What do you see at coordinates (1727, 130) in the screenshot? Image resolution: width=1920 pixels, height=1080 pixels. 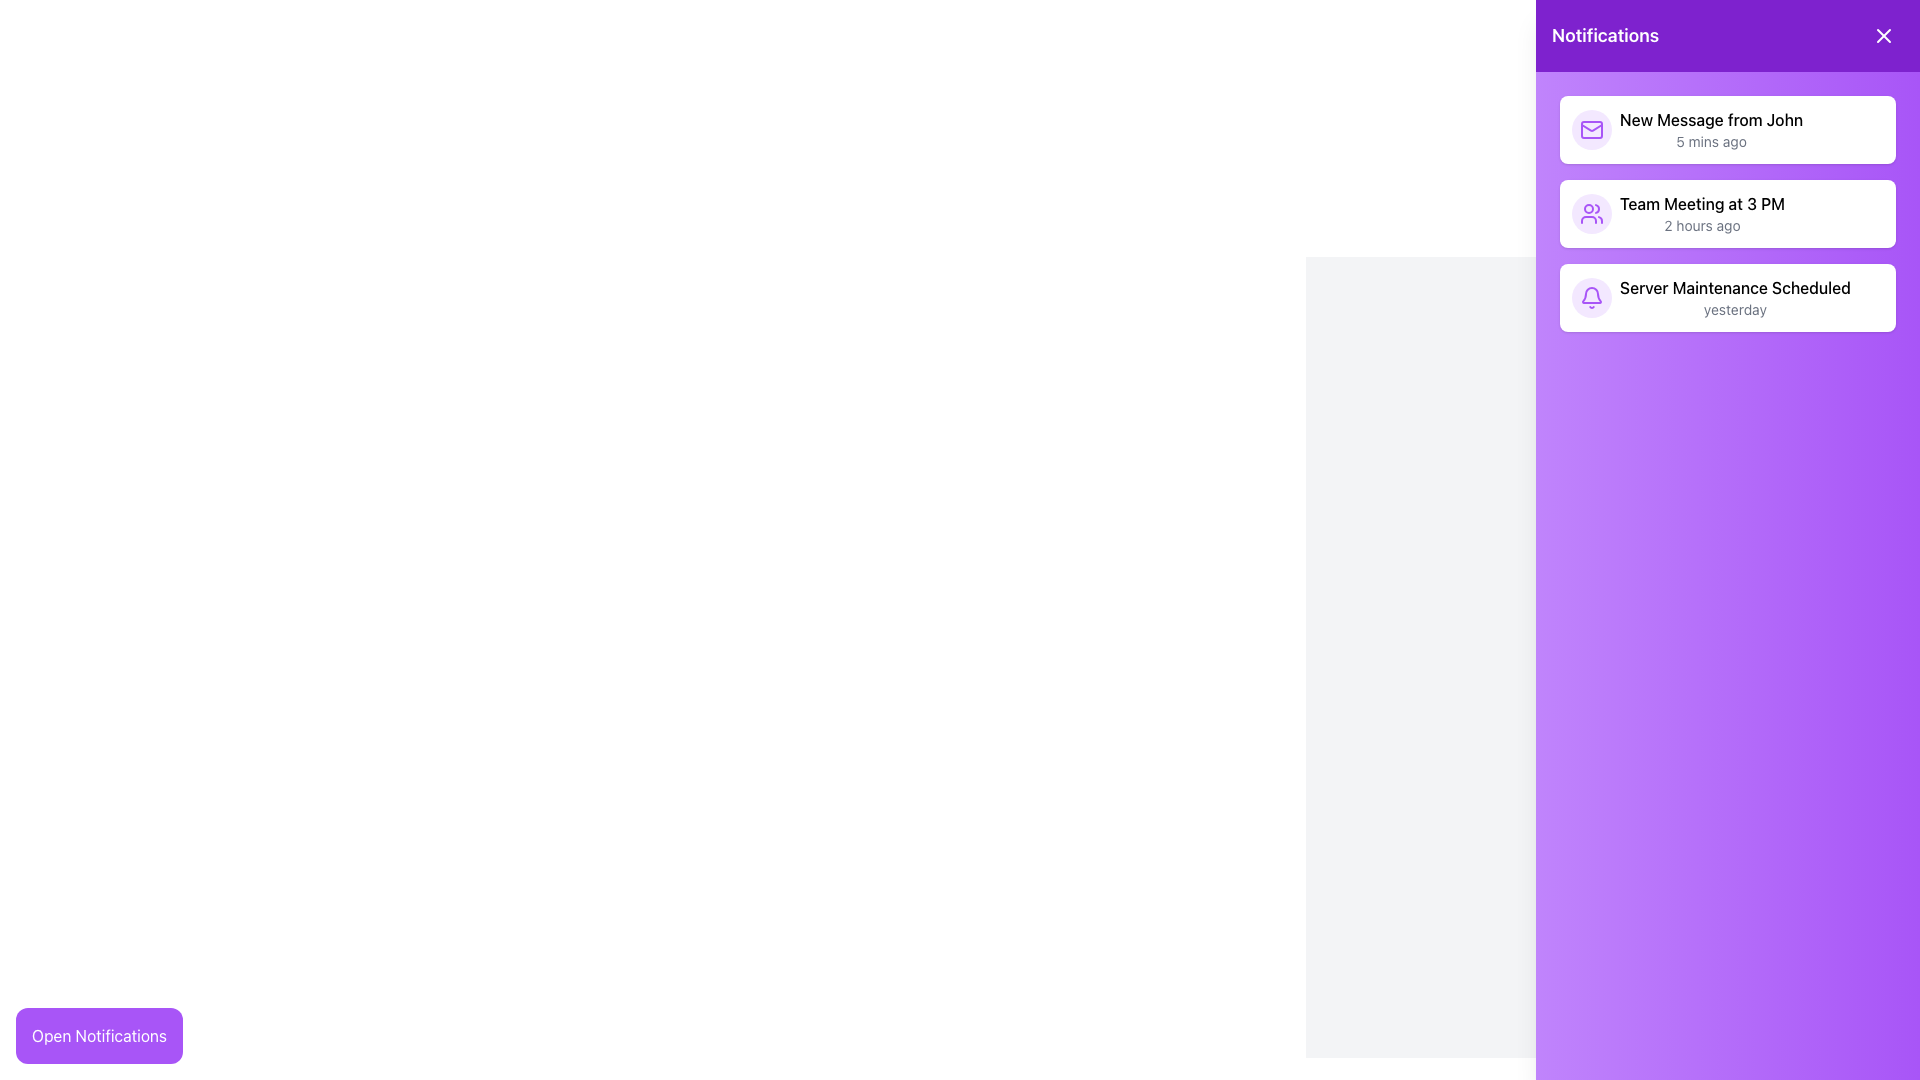 I see `the Notification card displaying a new message from 'John' with the timestamp '5 mins ago', located at the top of the purple 'Notifications' panel` at bounding box center [1727, 130].